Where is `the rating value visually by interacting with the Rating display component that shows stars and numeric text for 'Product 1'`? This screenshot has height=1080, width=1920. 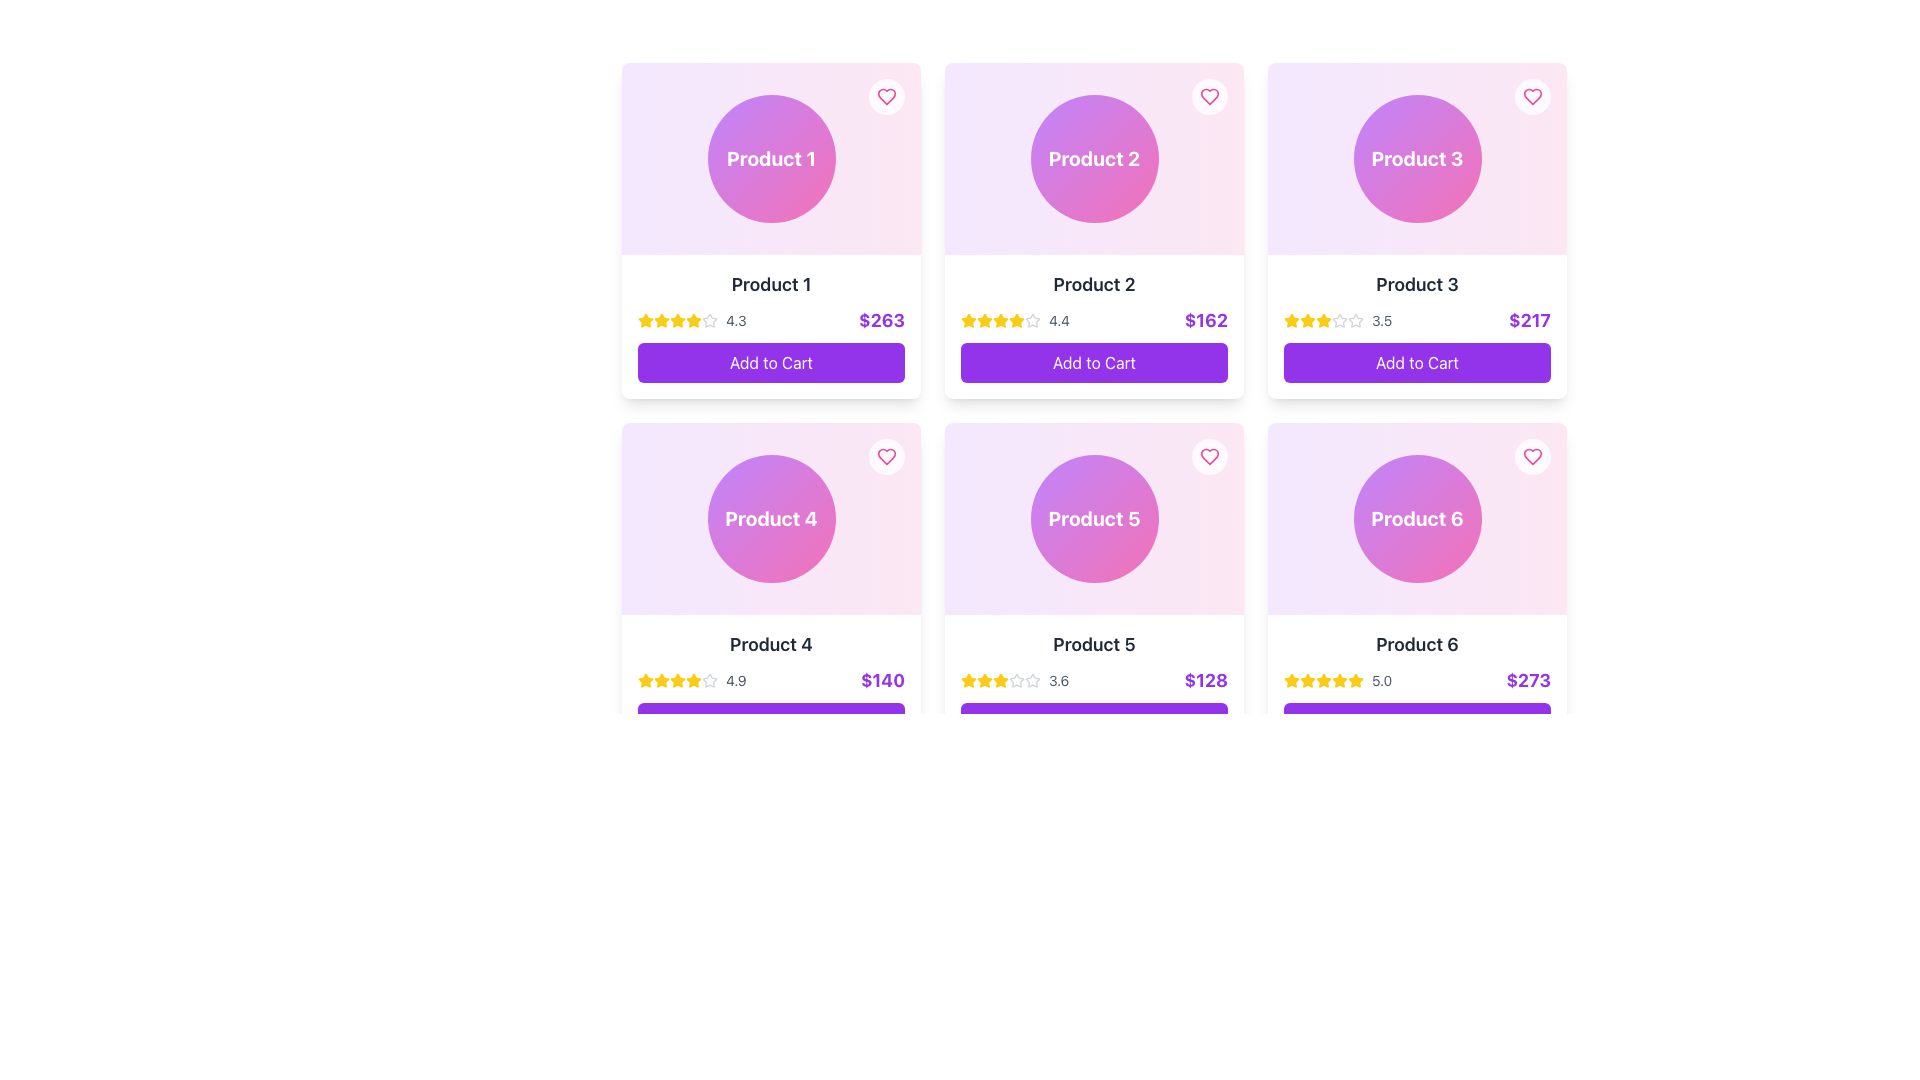
the rating value visually by interacting with the Rating display component that shows stars and numeric text for 'Product 1' is located at coordinates (692, 319).